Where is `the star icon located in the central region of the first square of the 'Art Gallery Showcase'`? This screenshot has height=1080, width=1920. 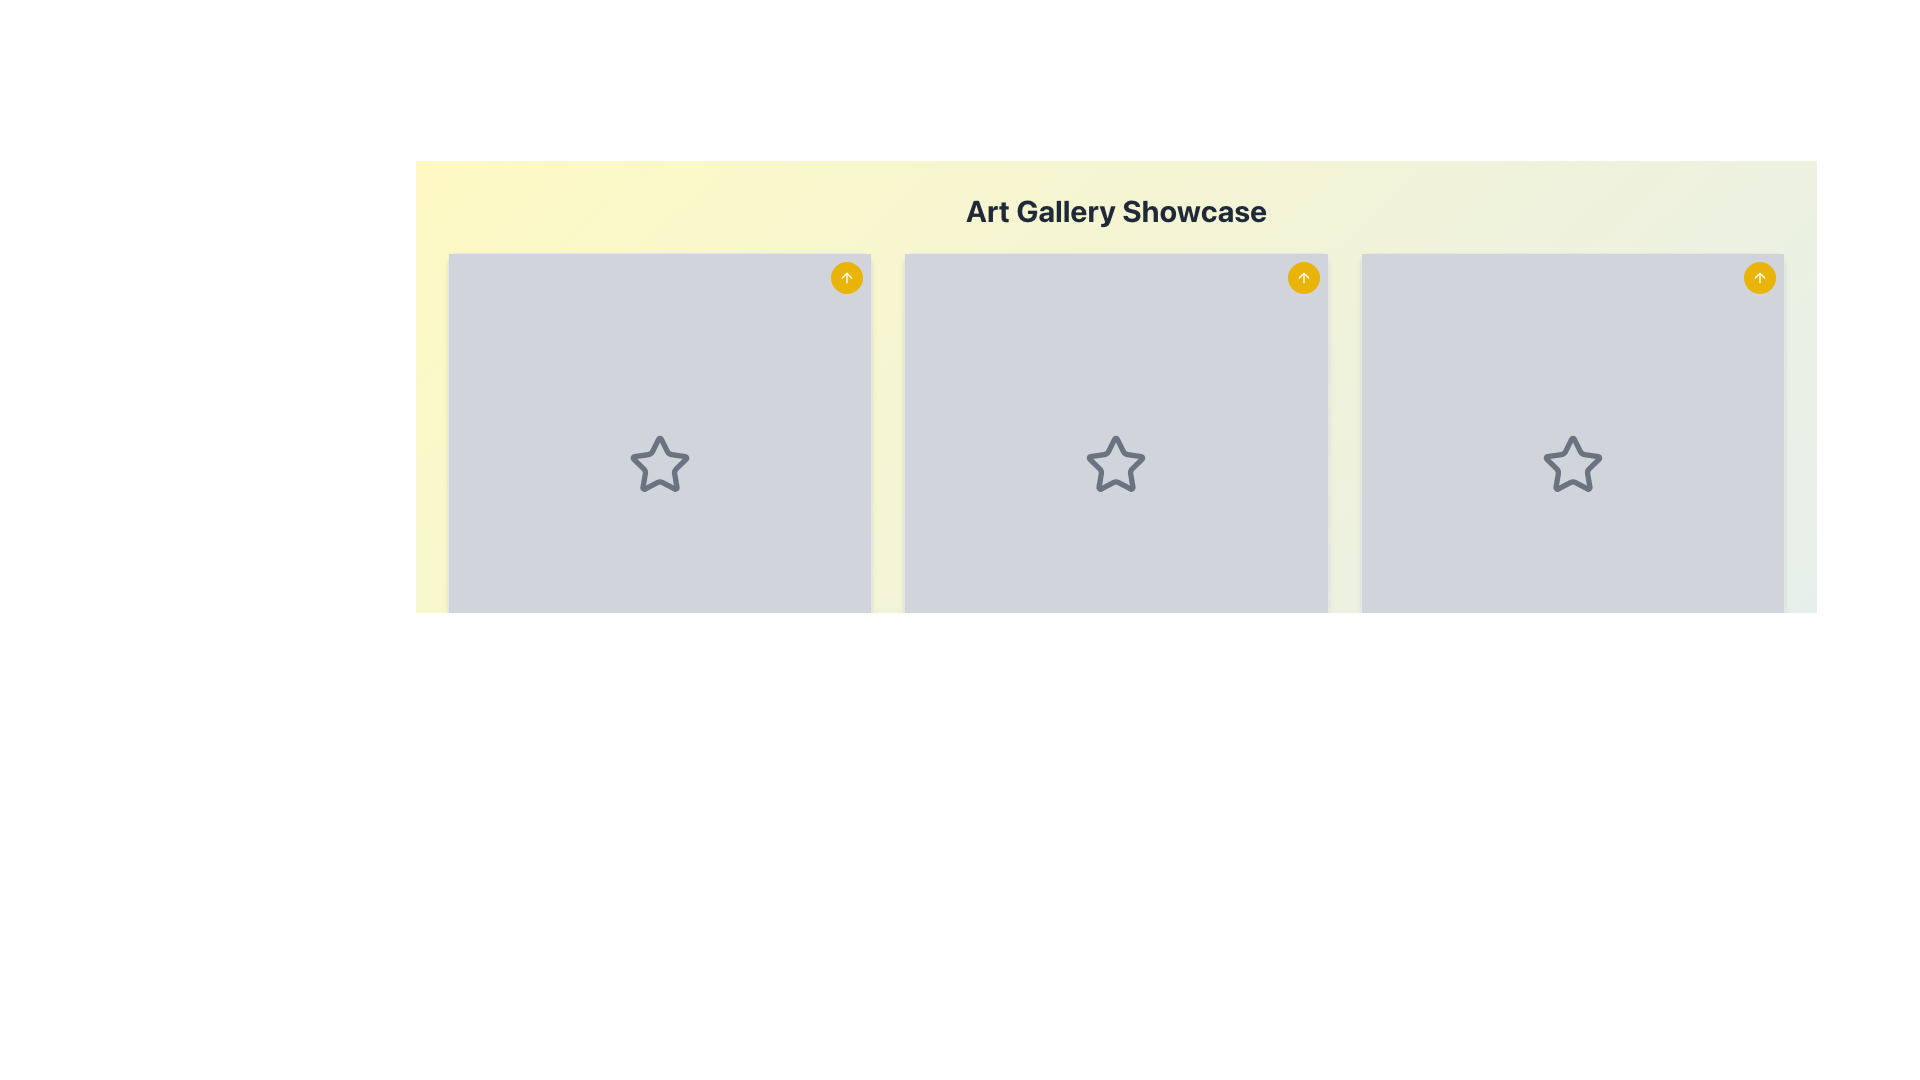 the star icon located in the central region of the first square of the 'Art Gallery Showcase' is located at coordinates (660, 465).